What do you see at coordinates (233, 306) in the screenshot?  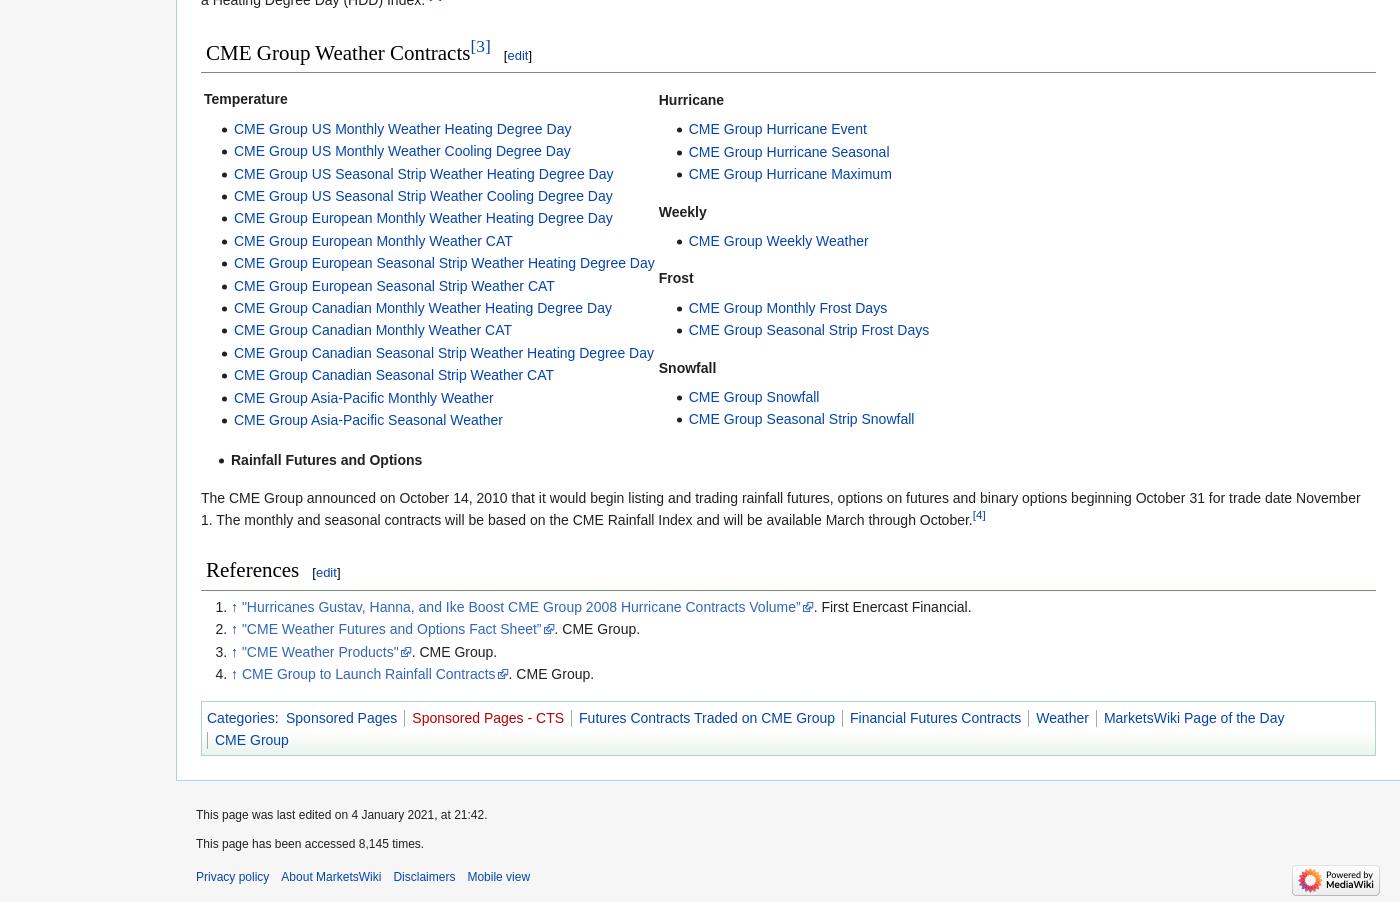 I see `'CME Group Canadian Monthly Weather Heating Degree Day'` at bounding box center [233, 306].